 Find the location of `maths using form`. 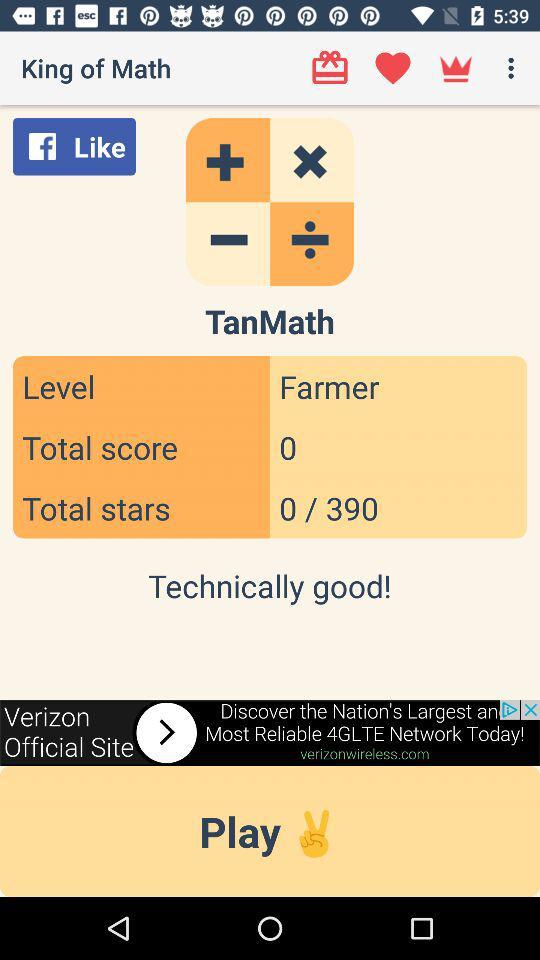

maths using form is located at coordinates (270, 202).